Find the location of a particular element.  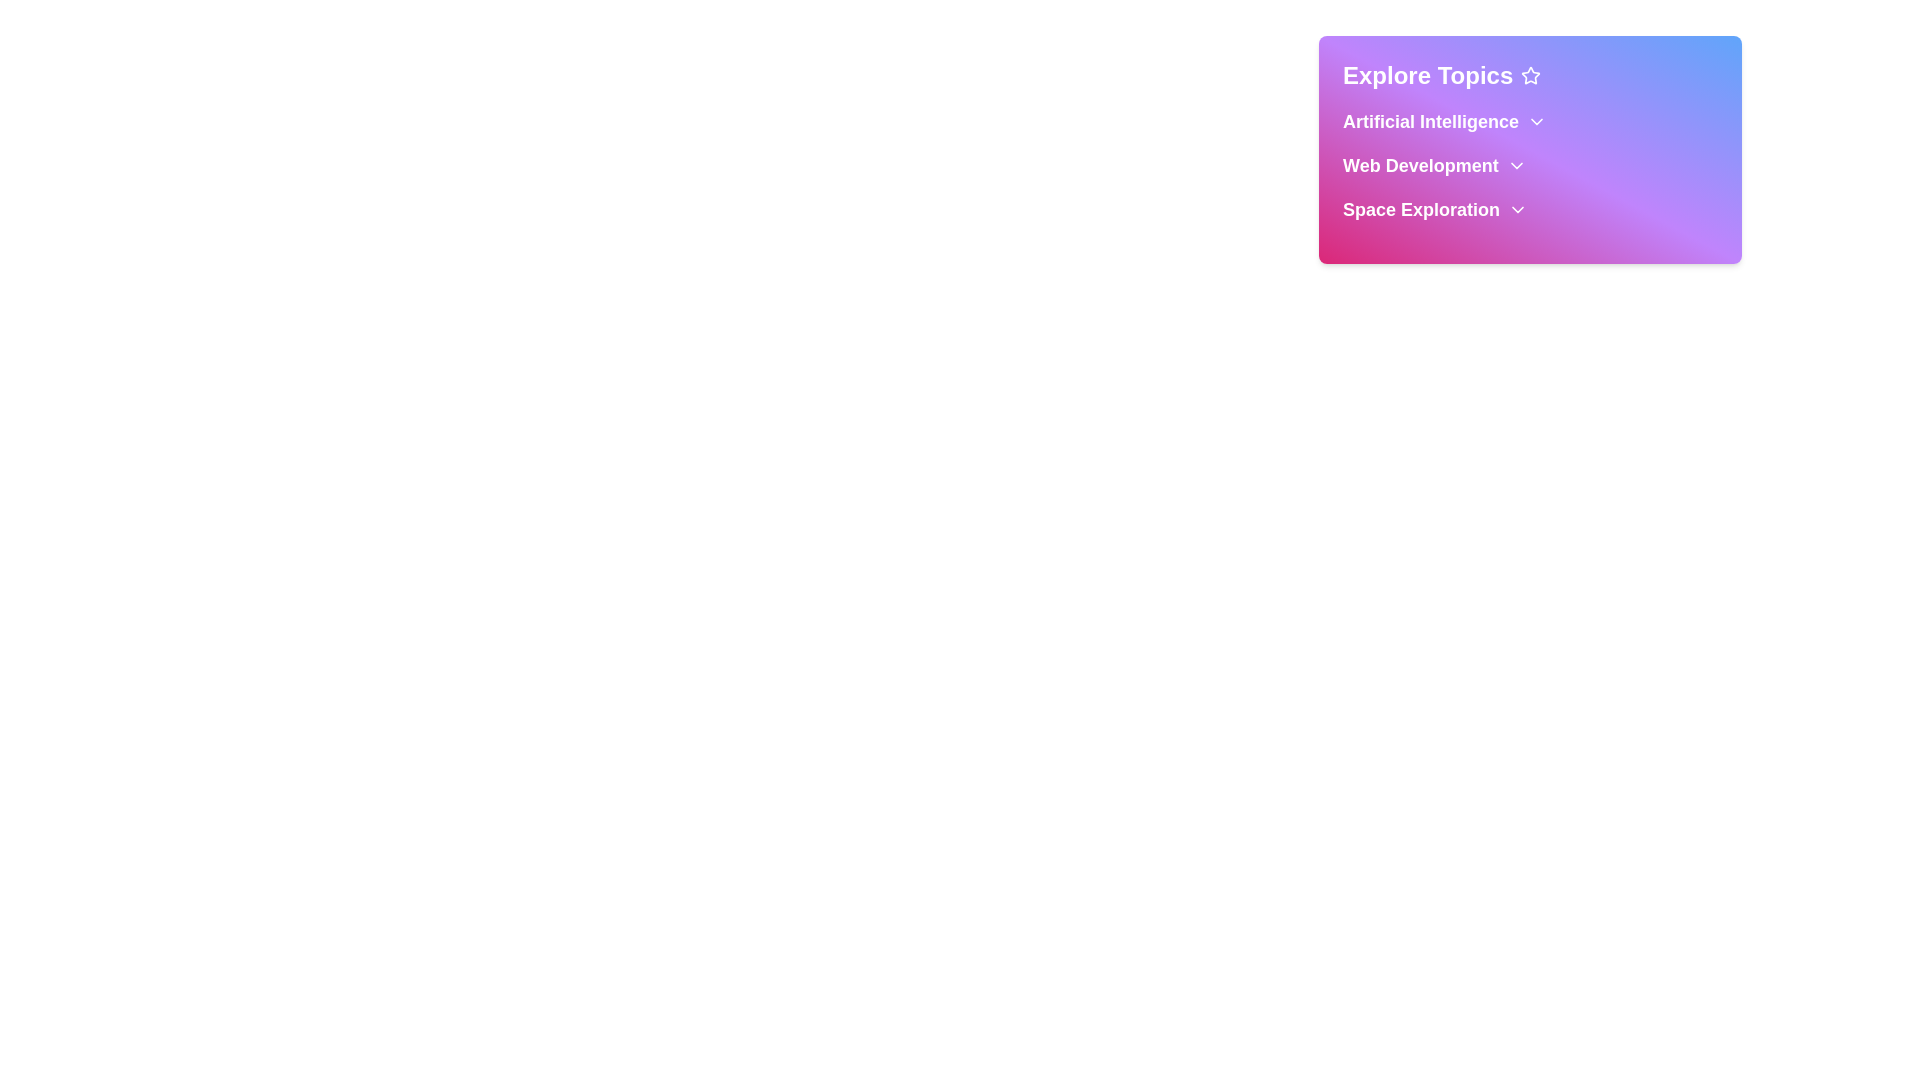

the 'Space Exploration' dropdown menu item located at the bottom of the topics list is located at coordinates (1529, 209).